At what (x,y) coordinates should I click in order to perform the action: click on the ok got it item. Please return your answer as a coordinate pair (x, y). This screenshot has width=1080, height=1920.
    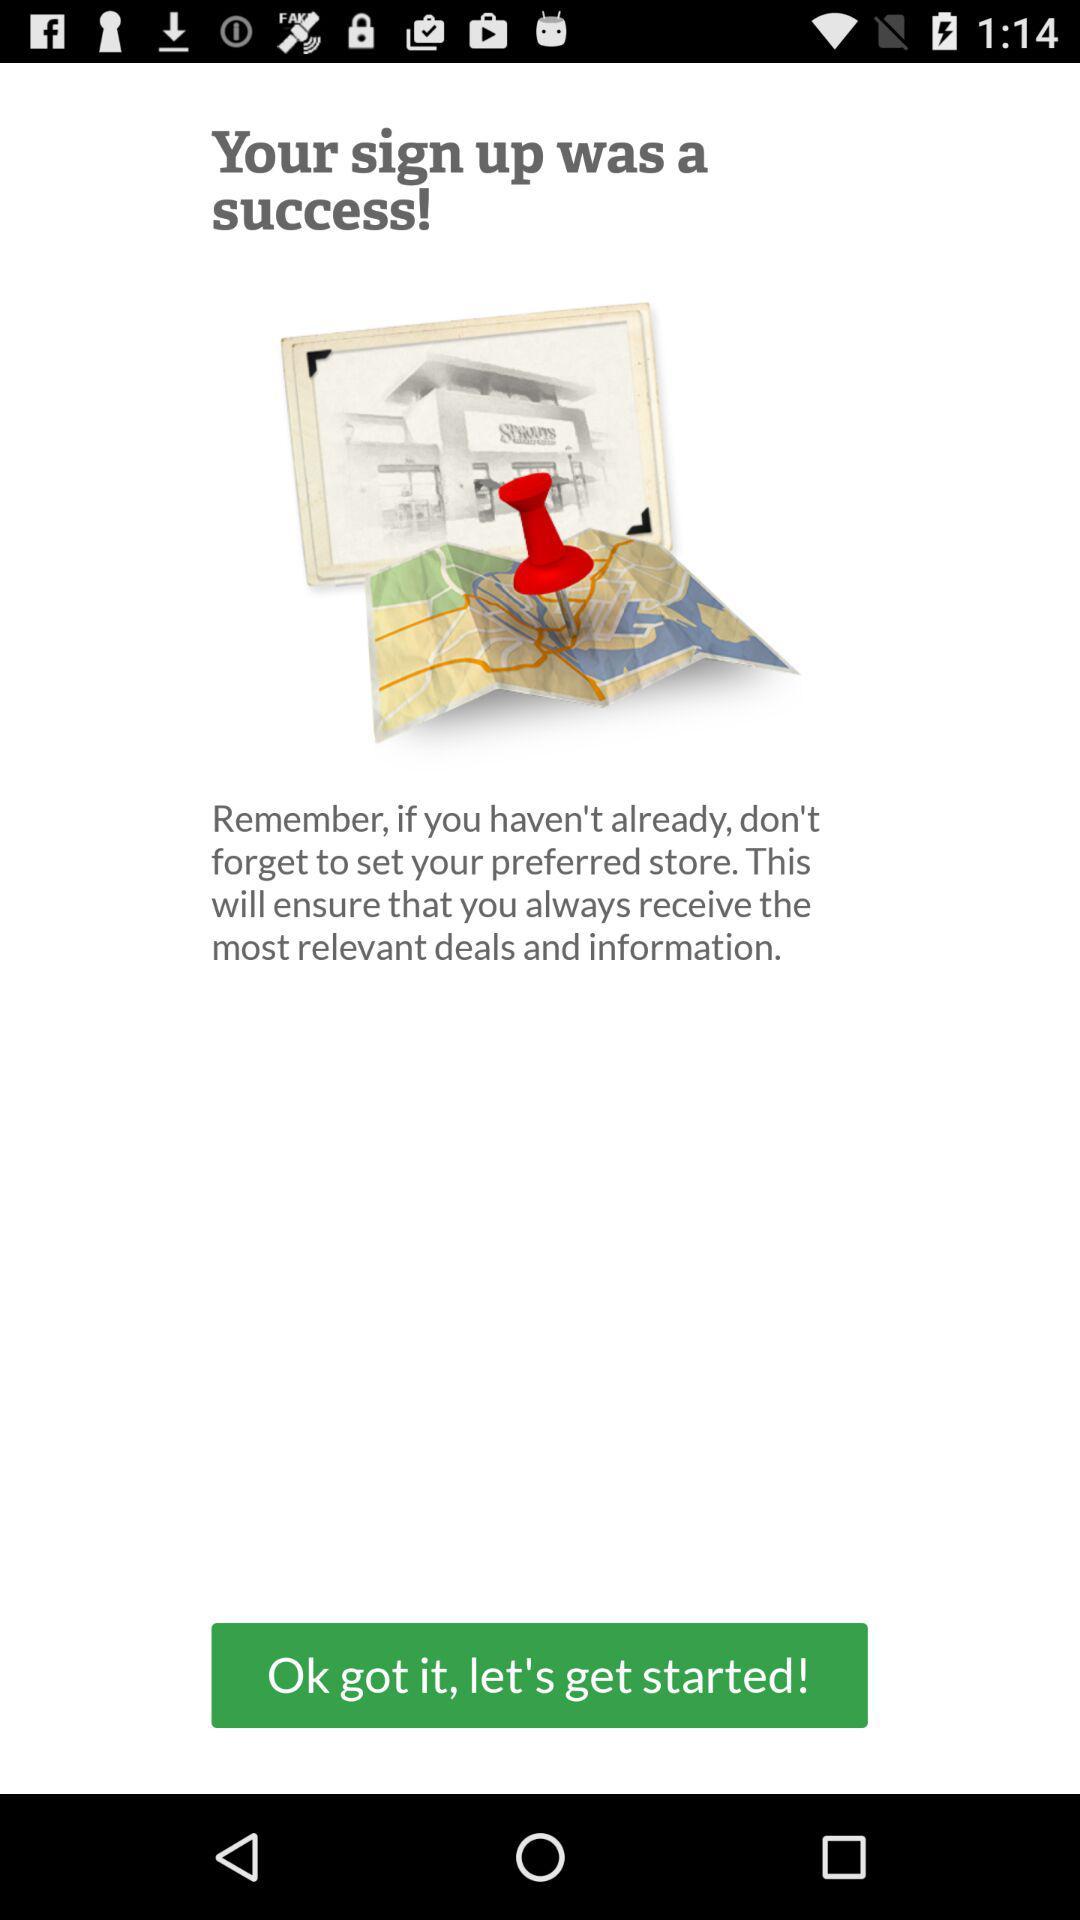
    Looking at the image, I should click on (538, 1675).